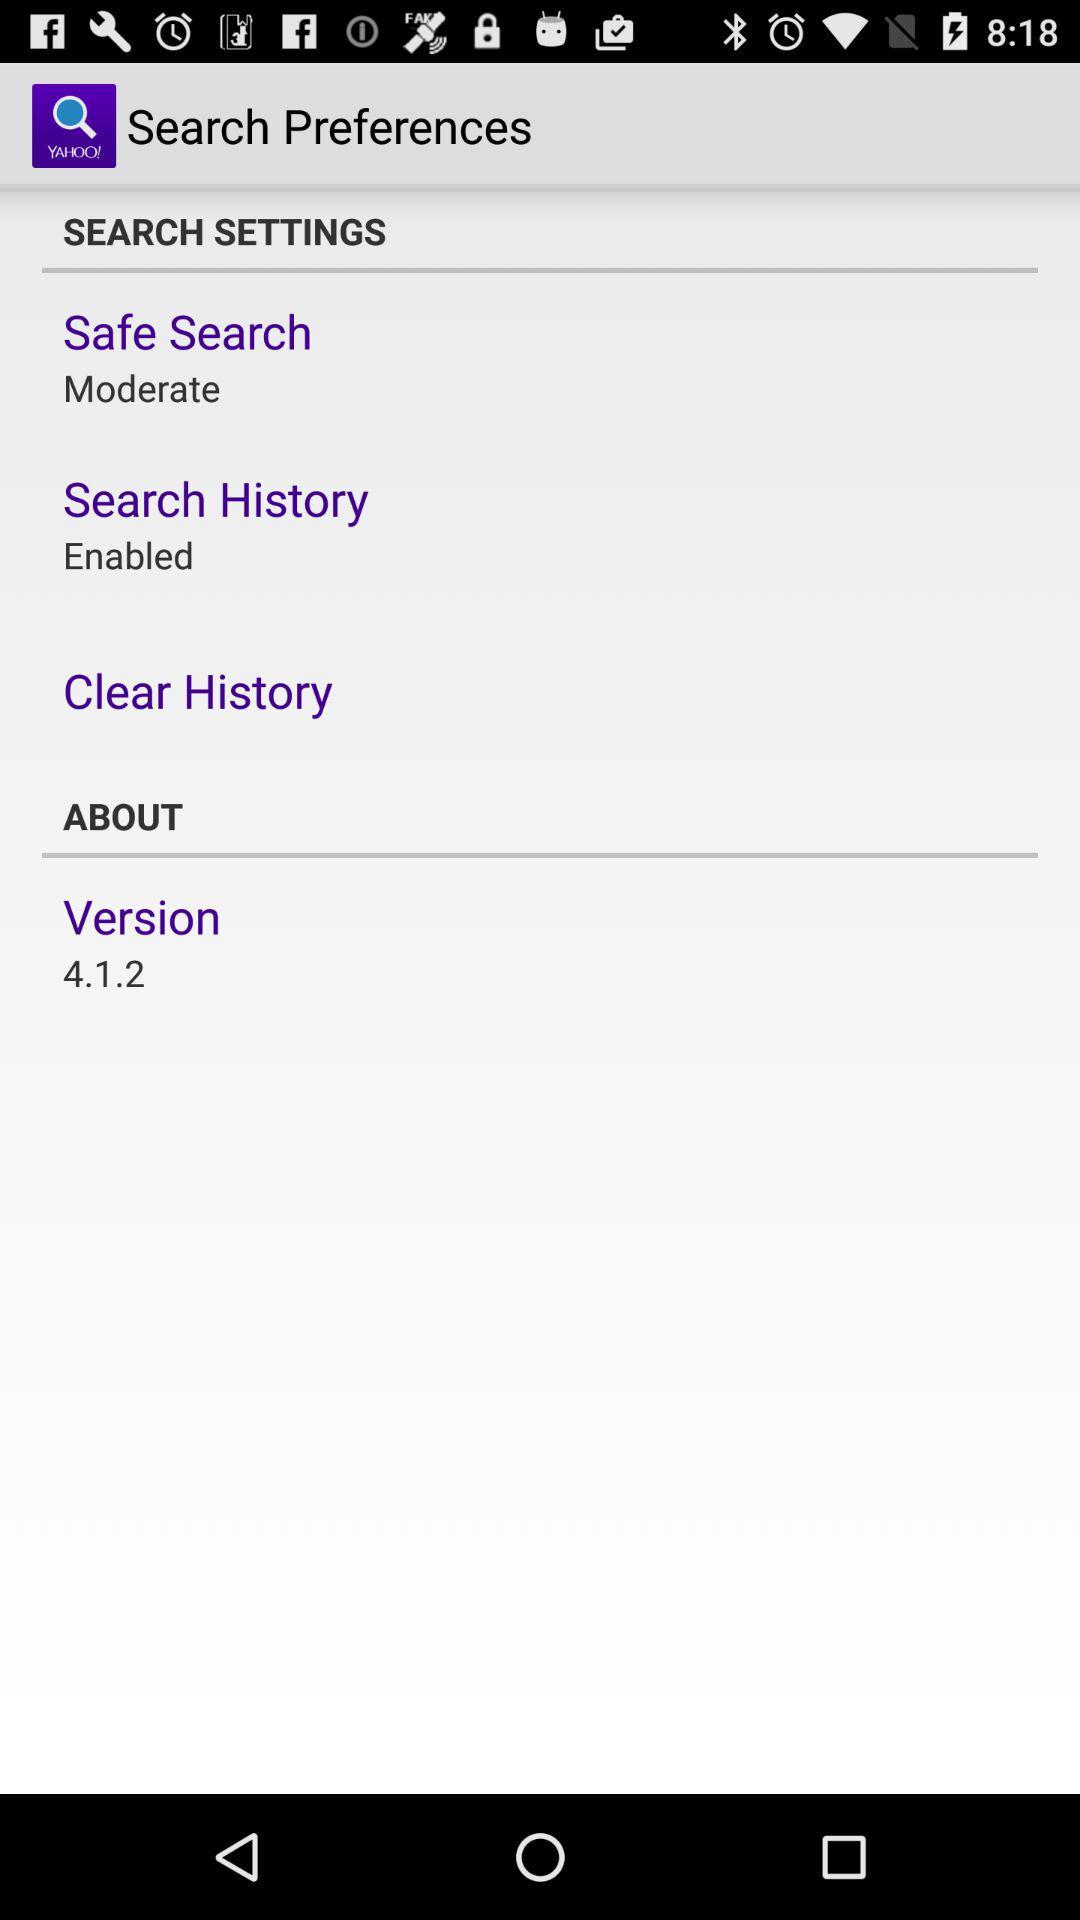 Image resolution: width=1080 pixels, height=1920 pixels. I want to click on the app below moderate, so click(216, 498).